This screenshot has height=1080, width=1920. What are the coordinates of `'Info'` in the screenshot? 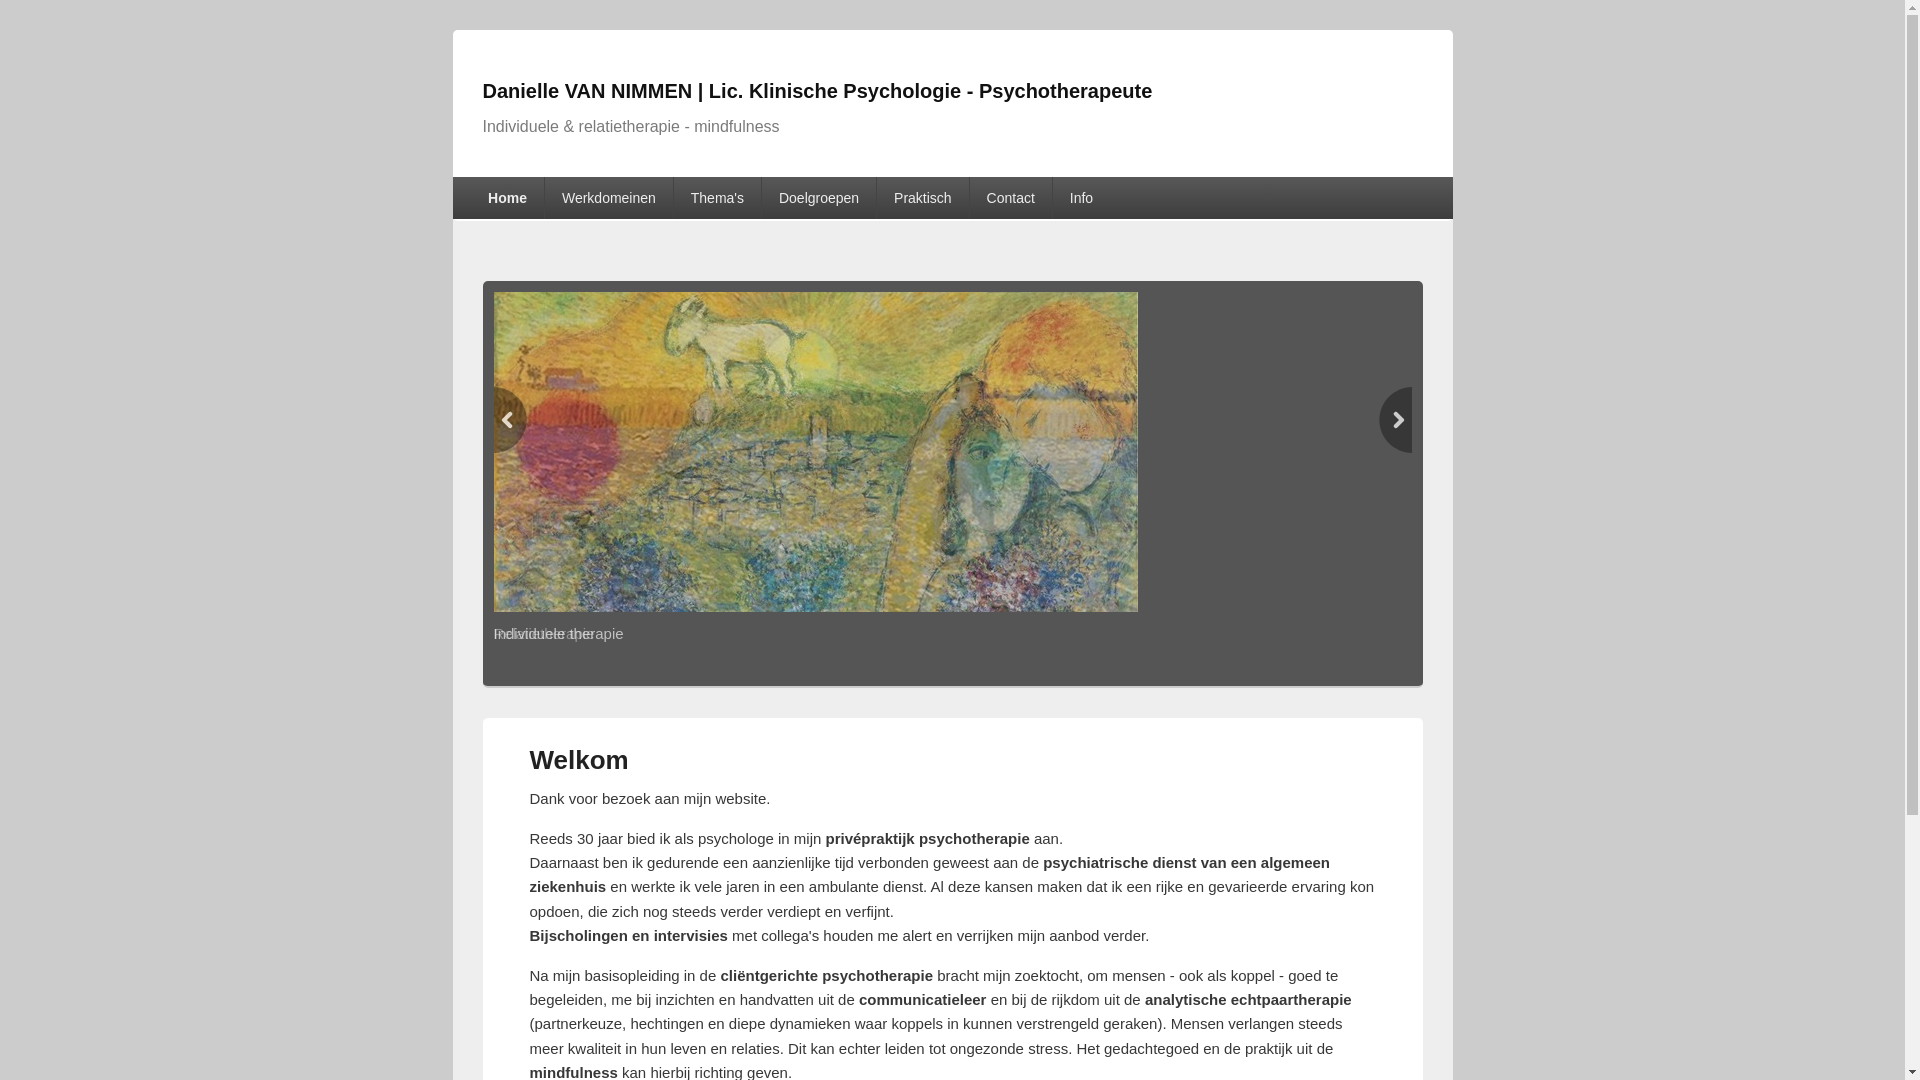 It's located at (1080, 197).